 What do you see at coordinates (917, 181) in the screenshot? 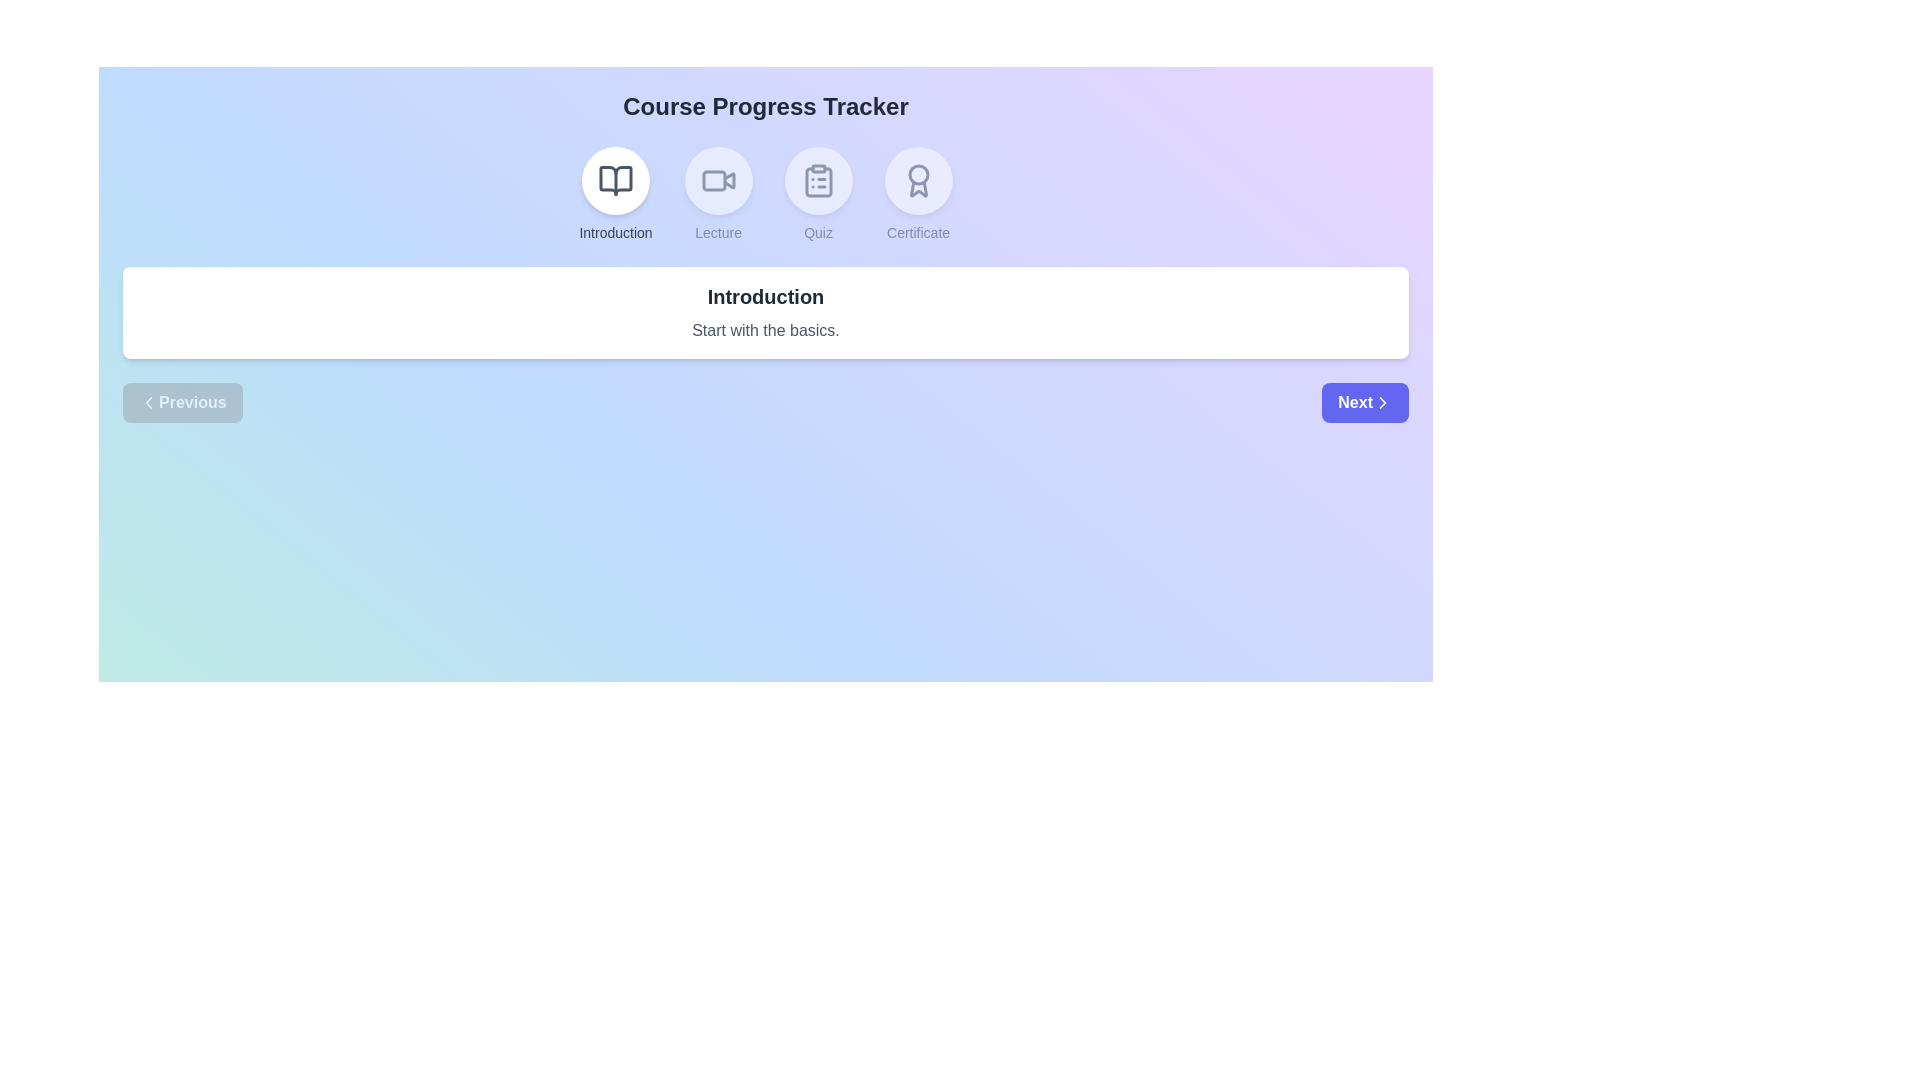
I see `the icon representing the Certificate step in the course progress tracker` at bounding box center [917, 181].